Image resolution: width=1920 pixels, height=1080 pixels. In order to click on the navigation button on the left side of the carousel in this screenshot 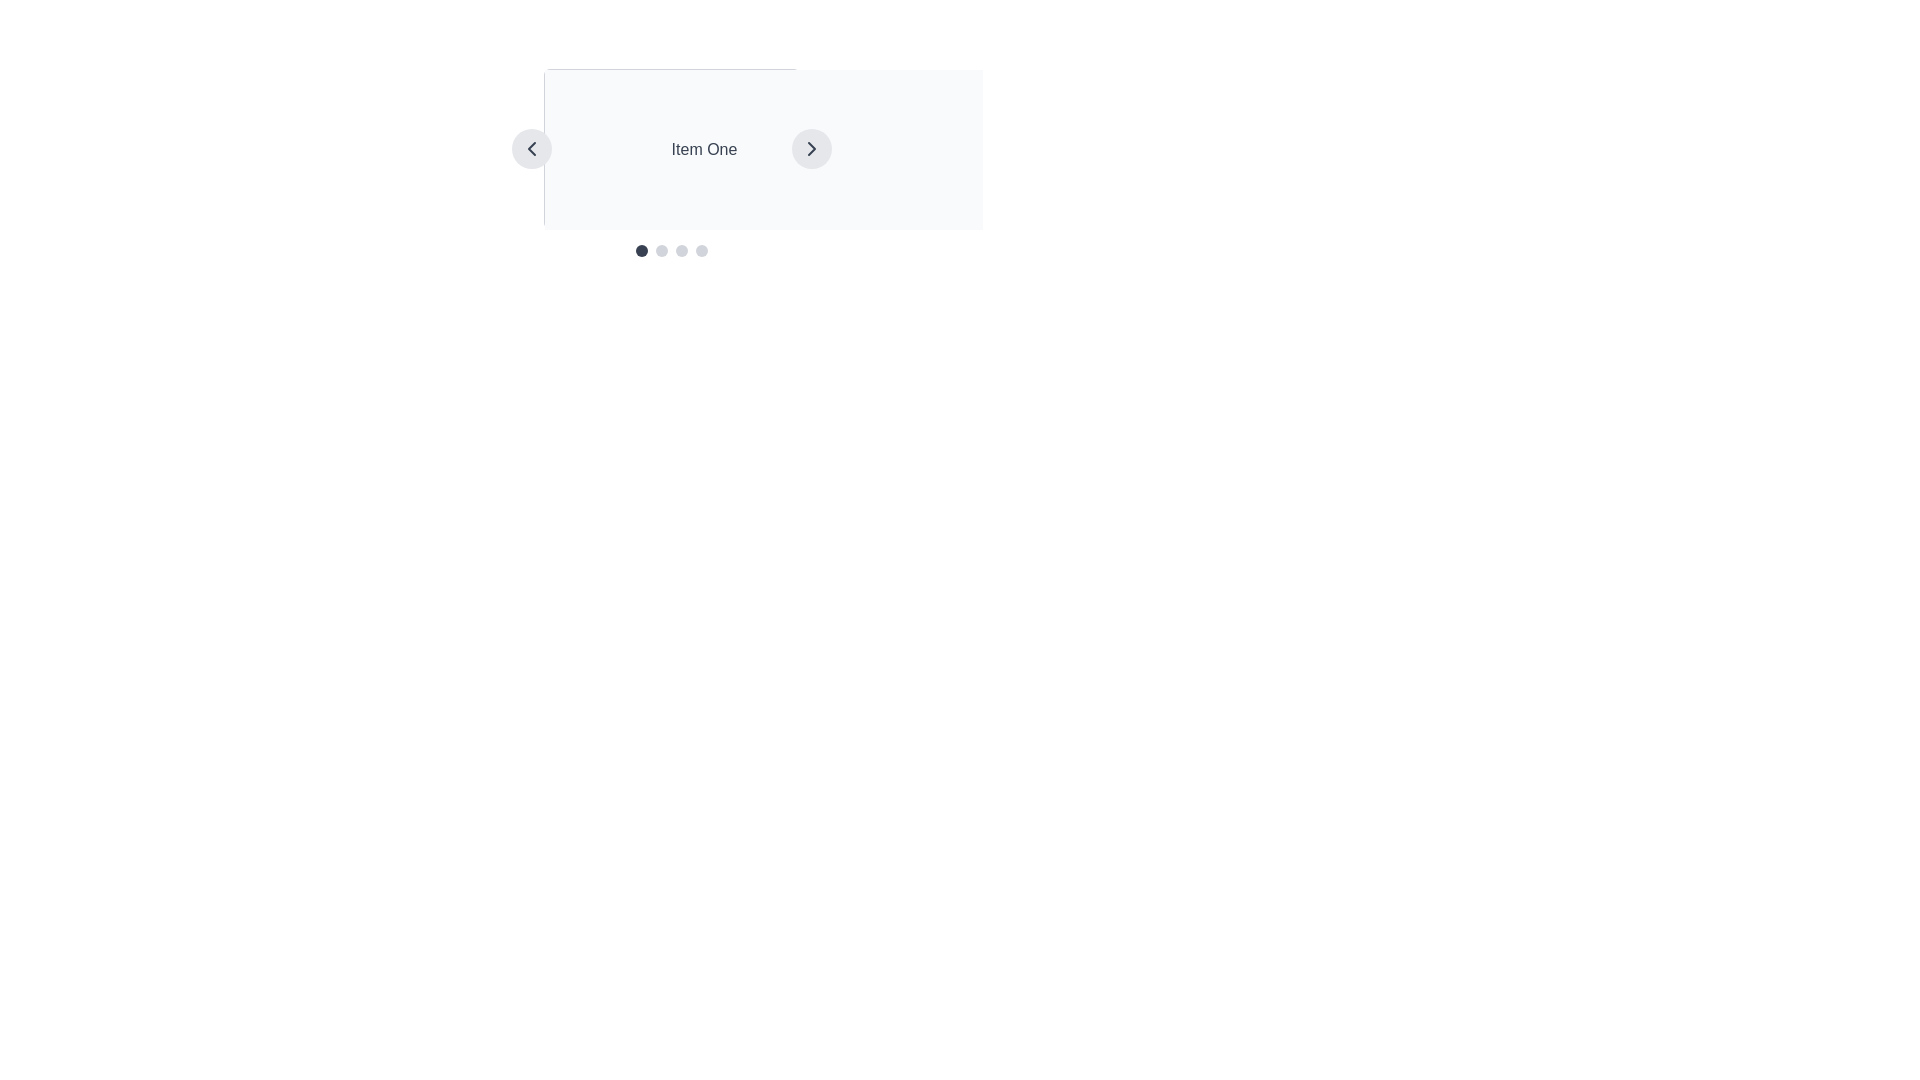, I will do `click(531, 148)`.